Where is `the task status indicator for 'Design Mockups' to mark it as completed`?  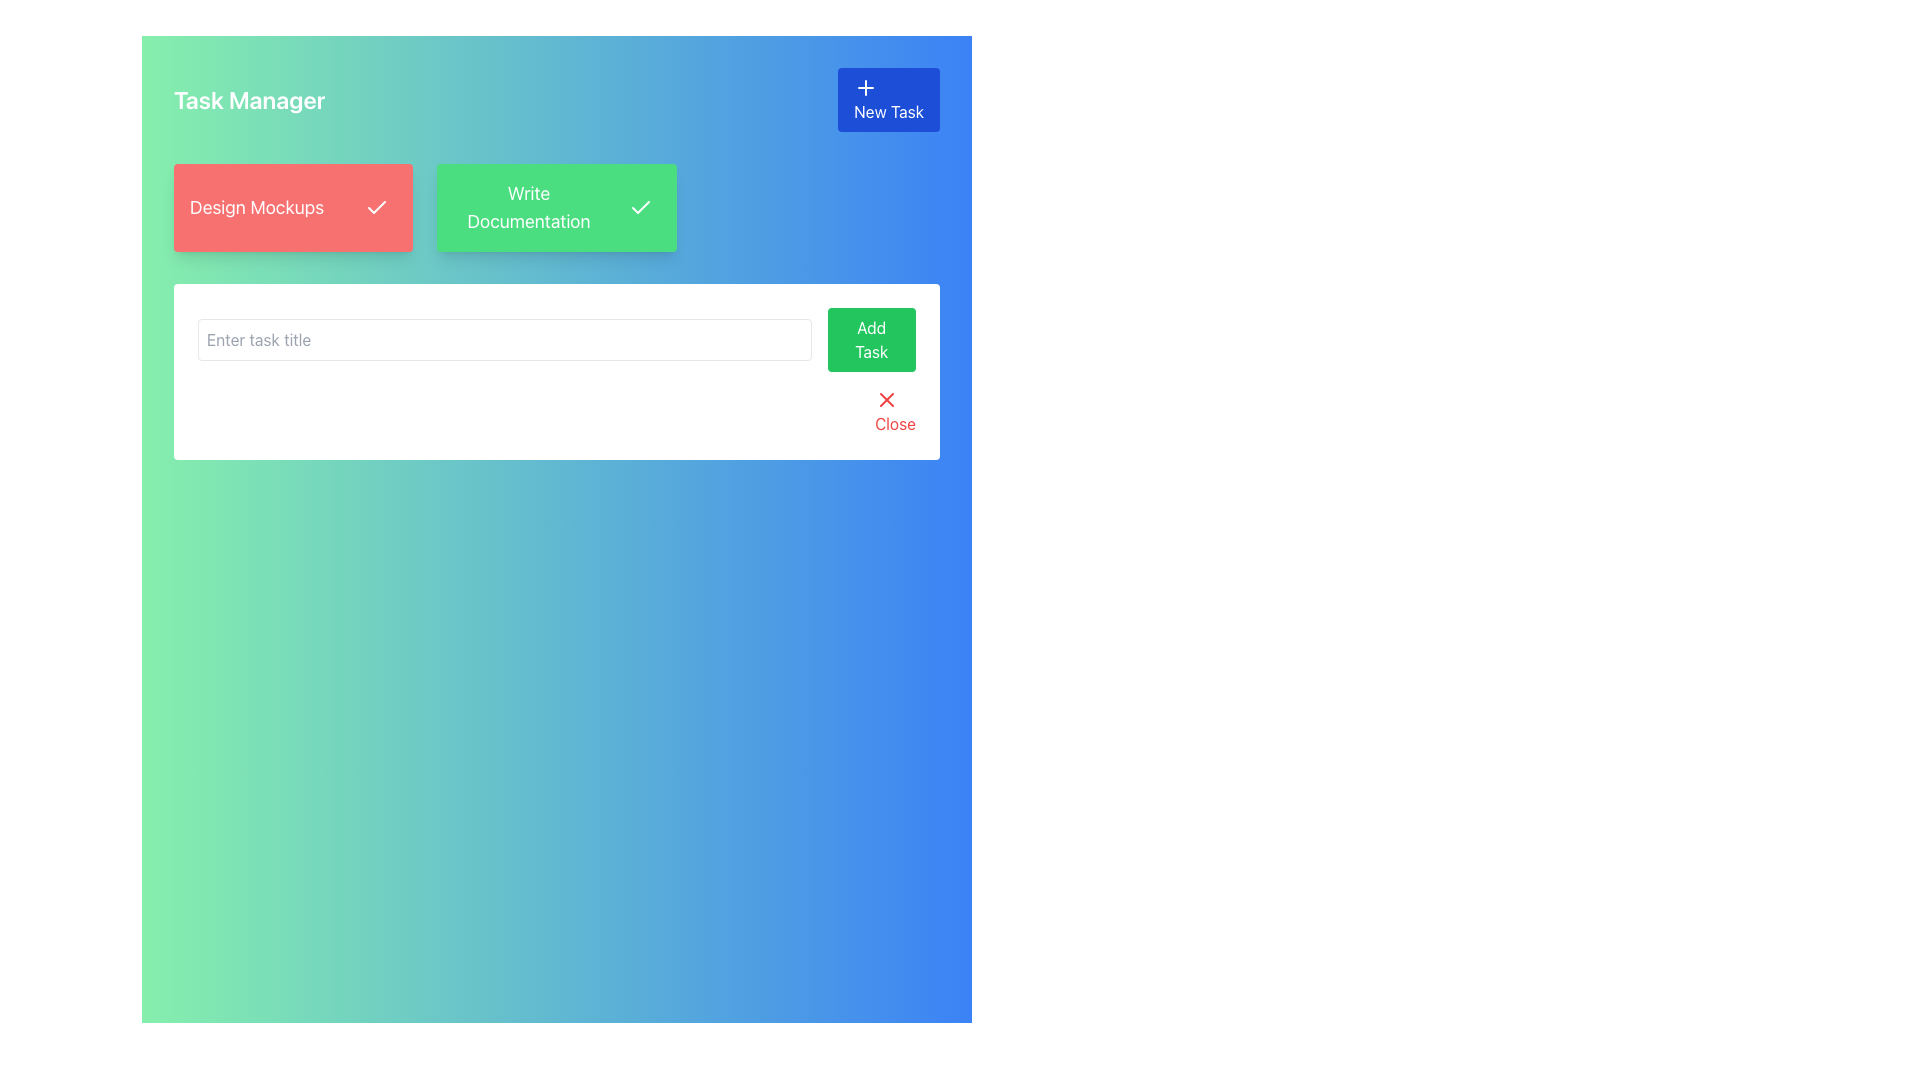 the task status indicator for 'Design Mockups' to mark it as completed is located at coordinates (292, 208).